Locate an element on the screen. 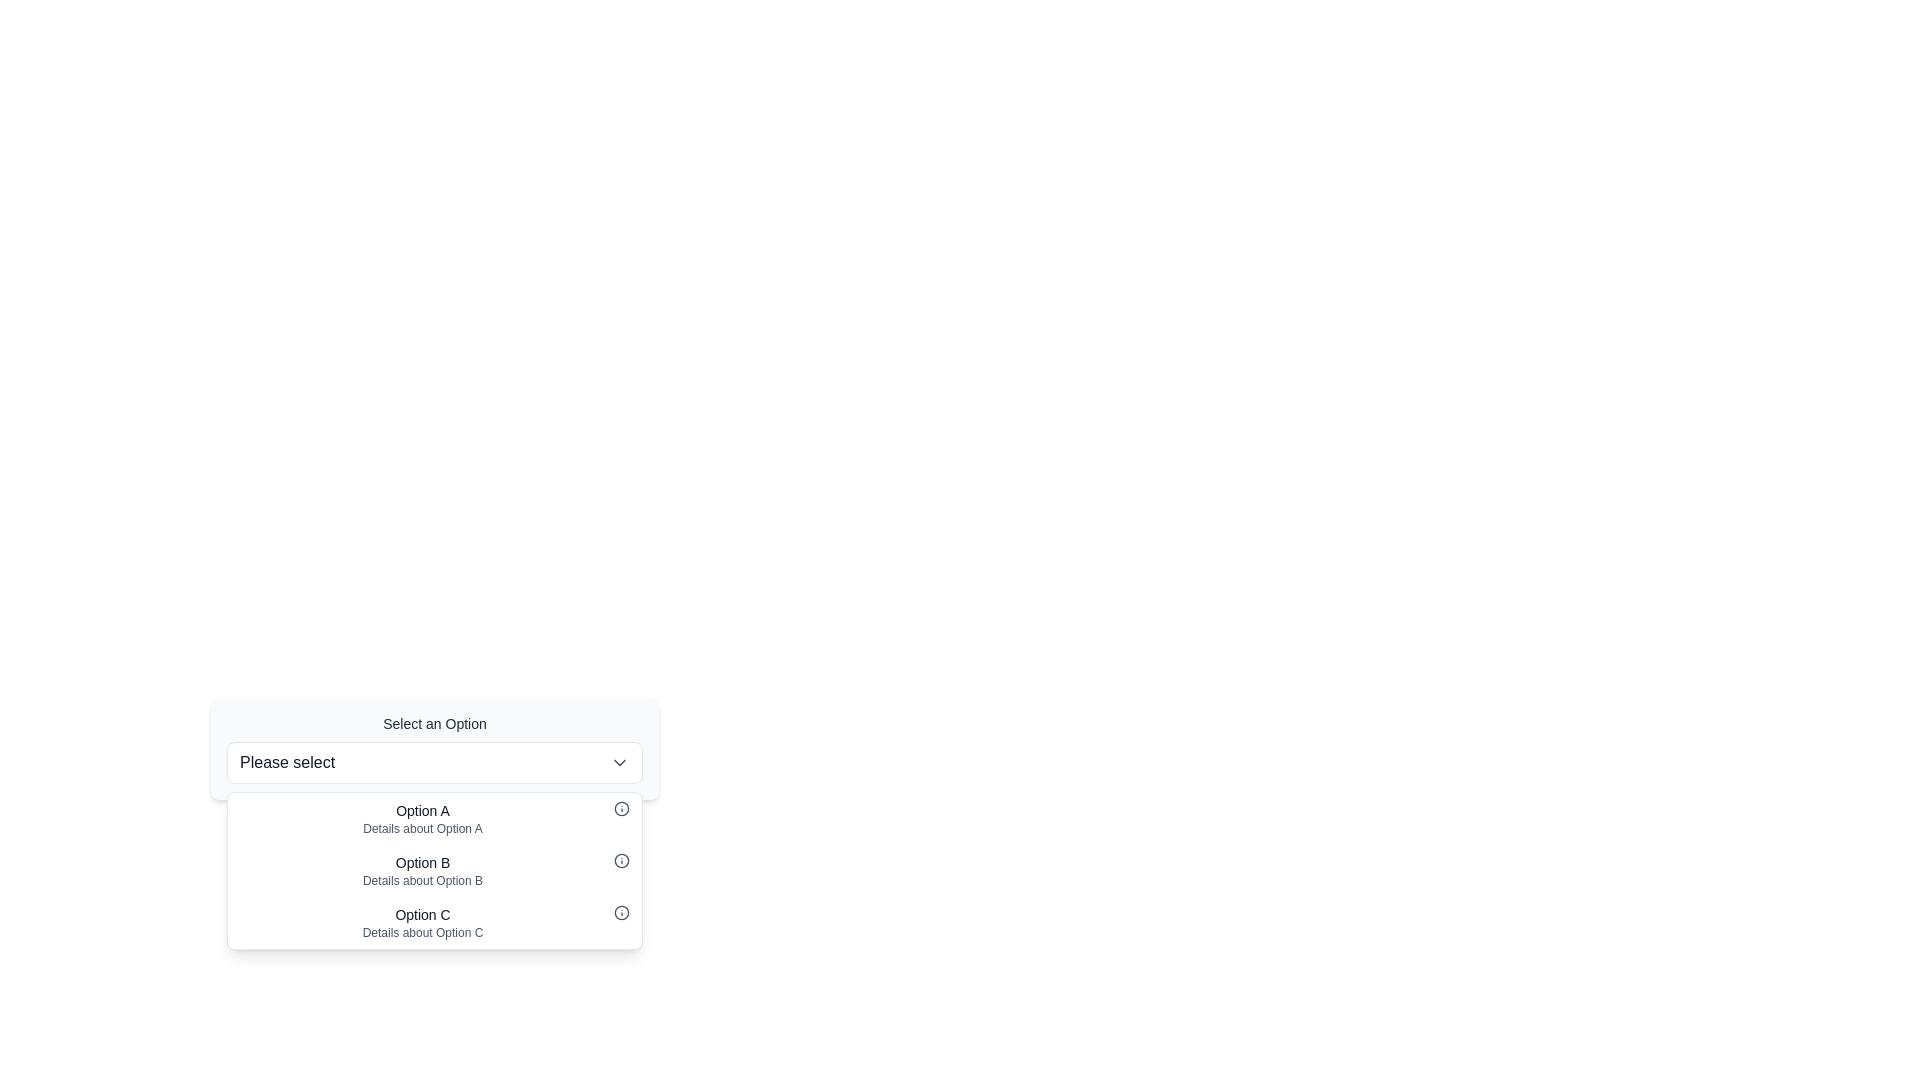  the gray 'info' icon located at the end of the 'Option C' line to interact with it is located at coordinates (621, 913).